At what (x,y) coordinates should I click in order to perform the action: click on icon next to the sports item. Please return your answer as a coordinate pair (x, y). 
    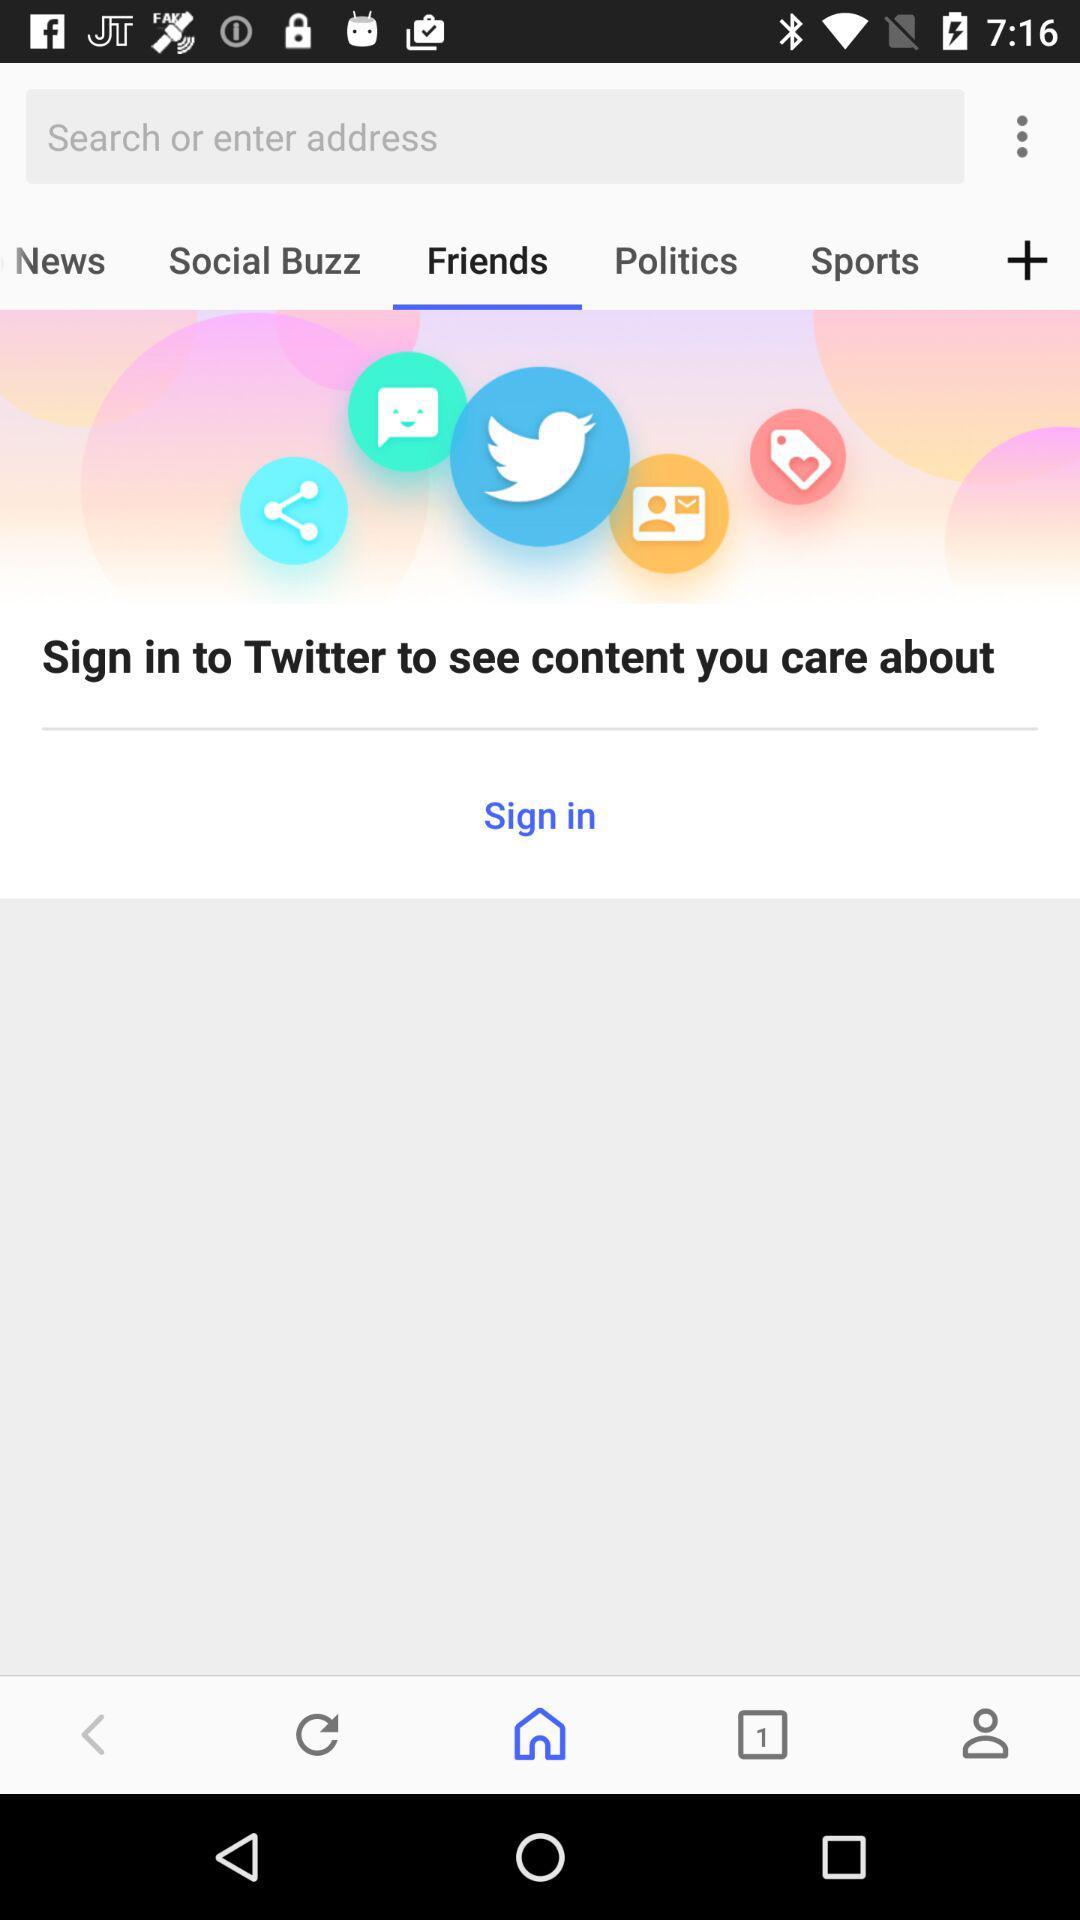
    Looking at the image, I should click on (1027, 258).